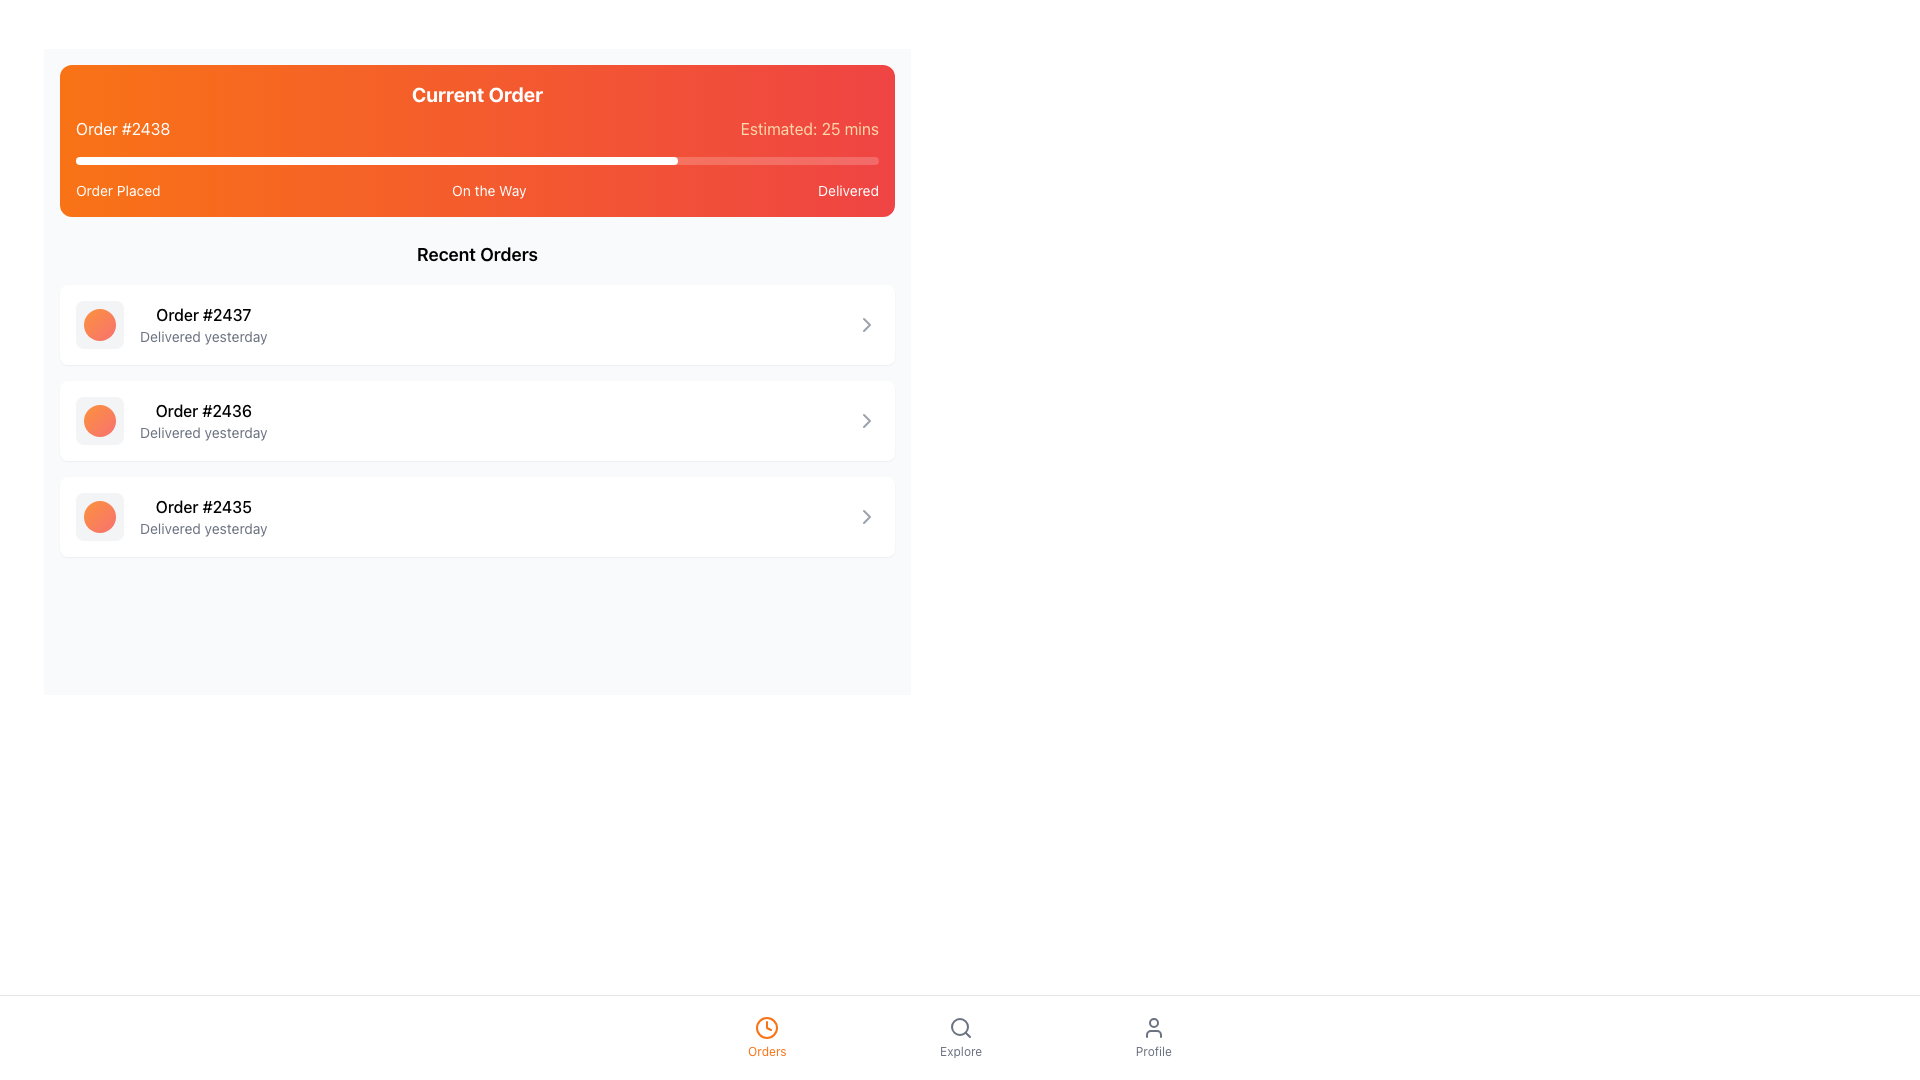 The height and width of the screenshot is (1080, 1920). I want to click on the right-pointing chevron icon, styled in gray, located at the right end of the order details for 'Order #2435', adjacent, so click(867, 515).